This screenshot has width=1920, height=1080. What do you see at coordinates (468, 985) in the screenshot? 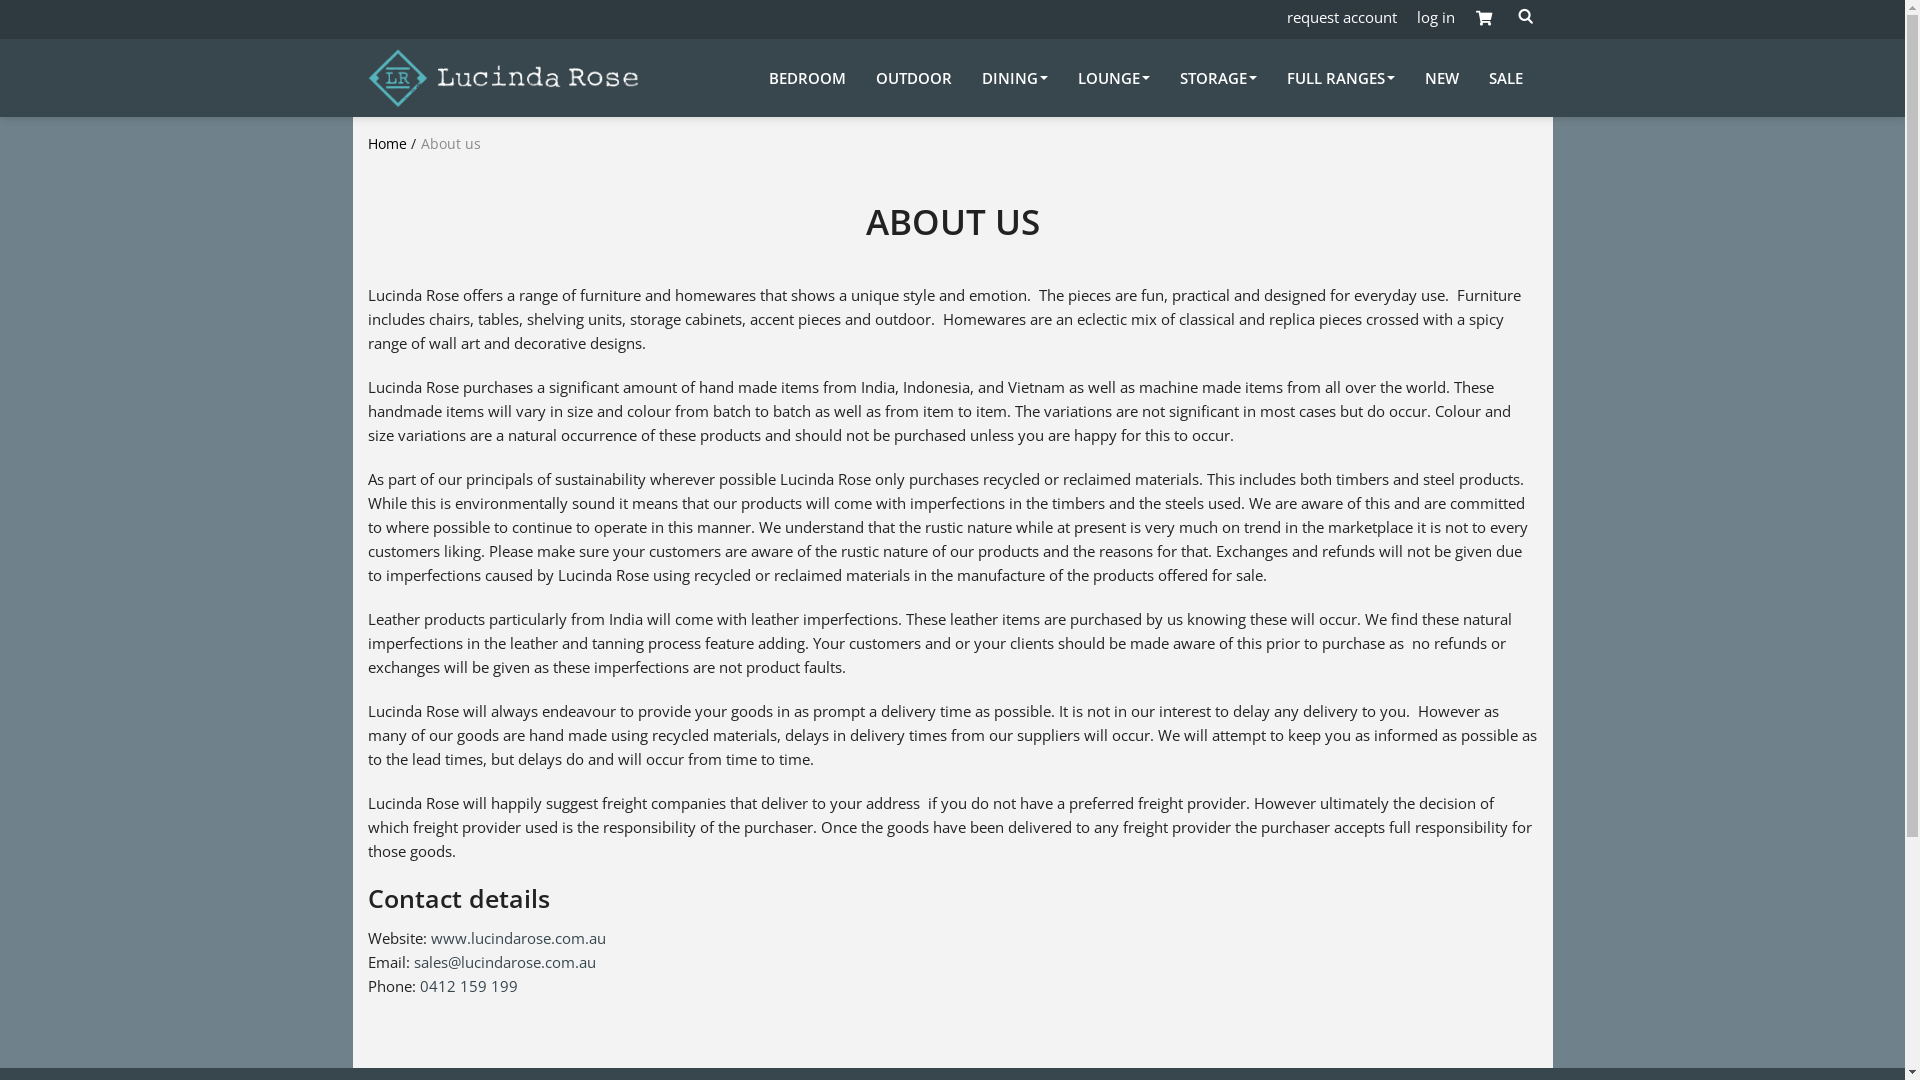
I see `'0412 159 199'` at bounding box center [468, 985].